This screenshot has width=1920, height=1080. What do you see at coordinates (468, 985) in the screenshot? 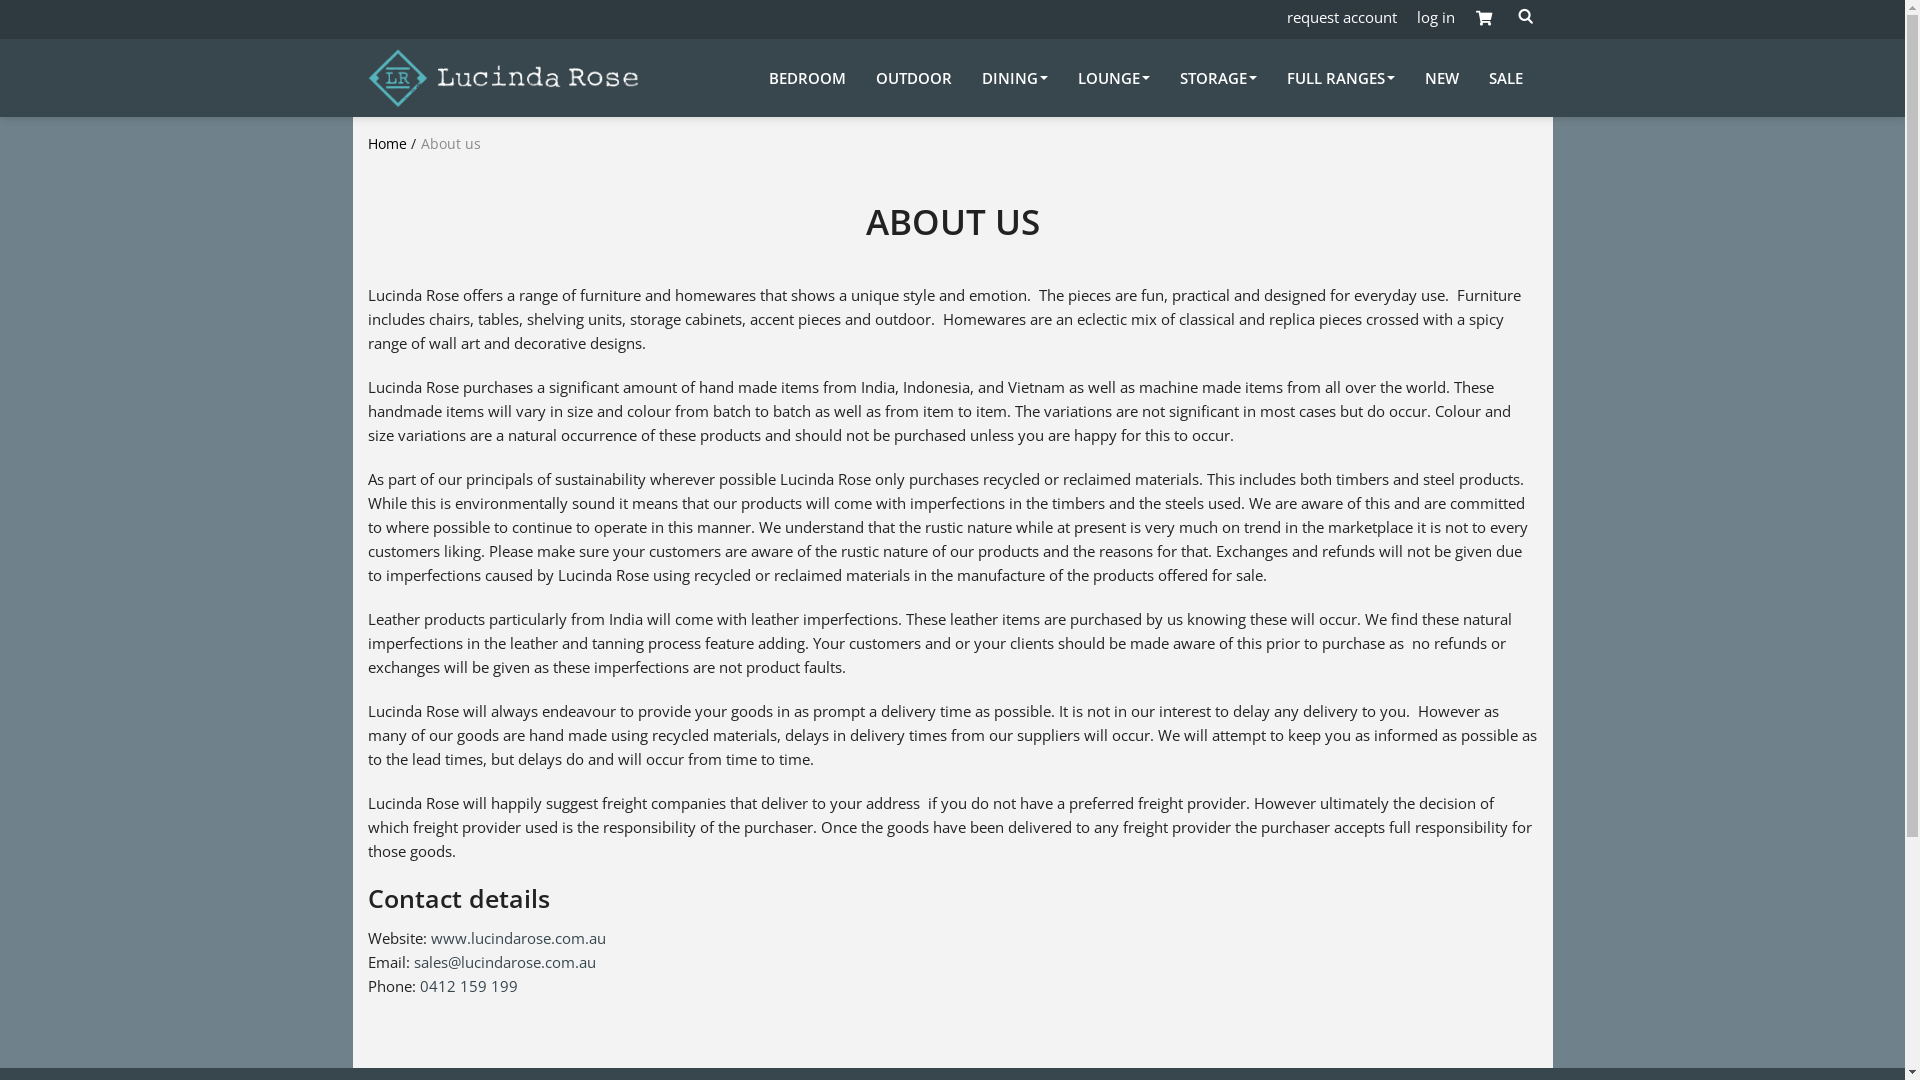
I see `'0412 159 199'` at bounding box center [468, 985].